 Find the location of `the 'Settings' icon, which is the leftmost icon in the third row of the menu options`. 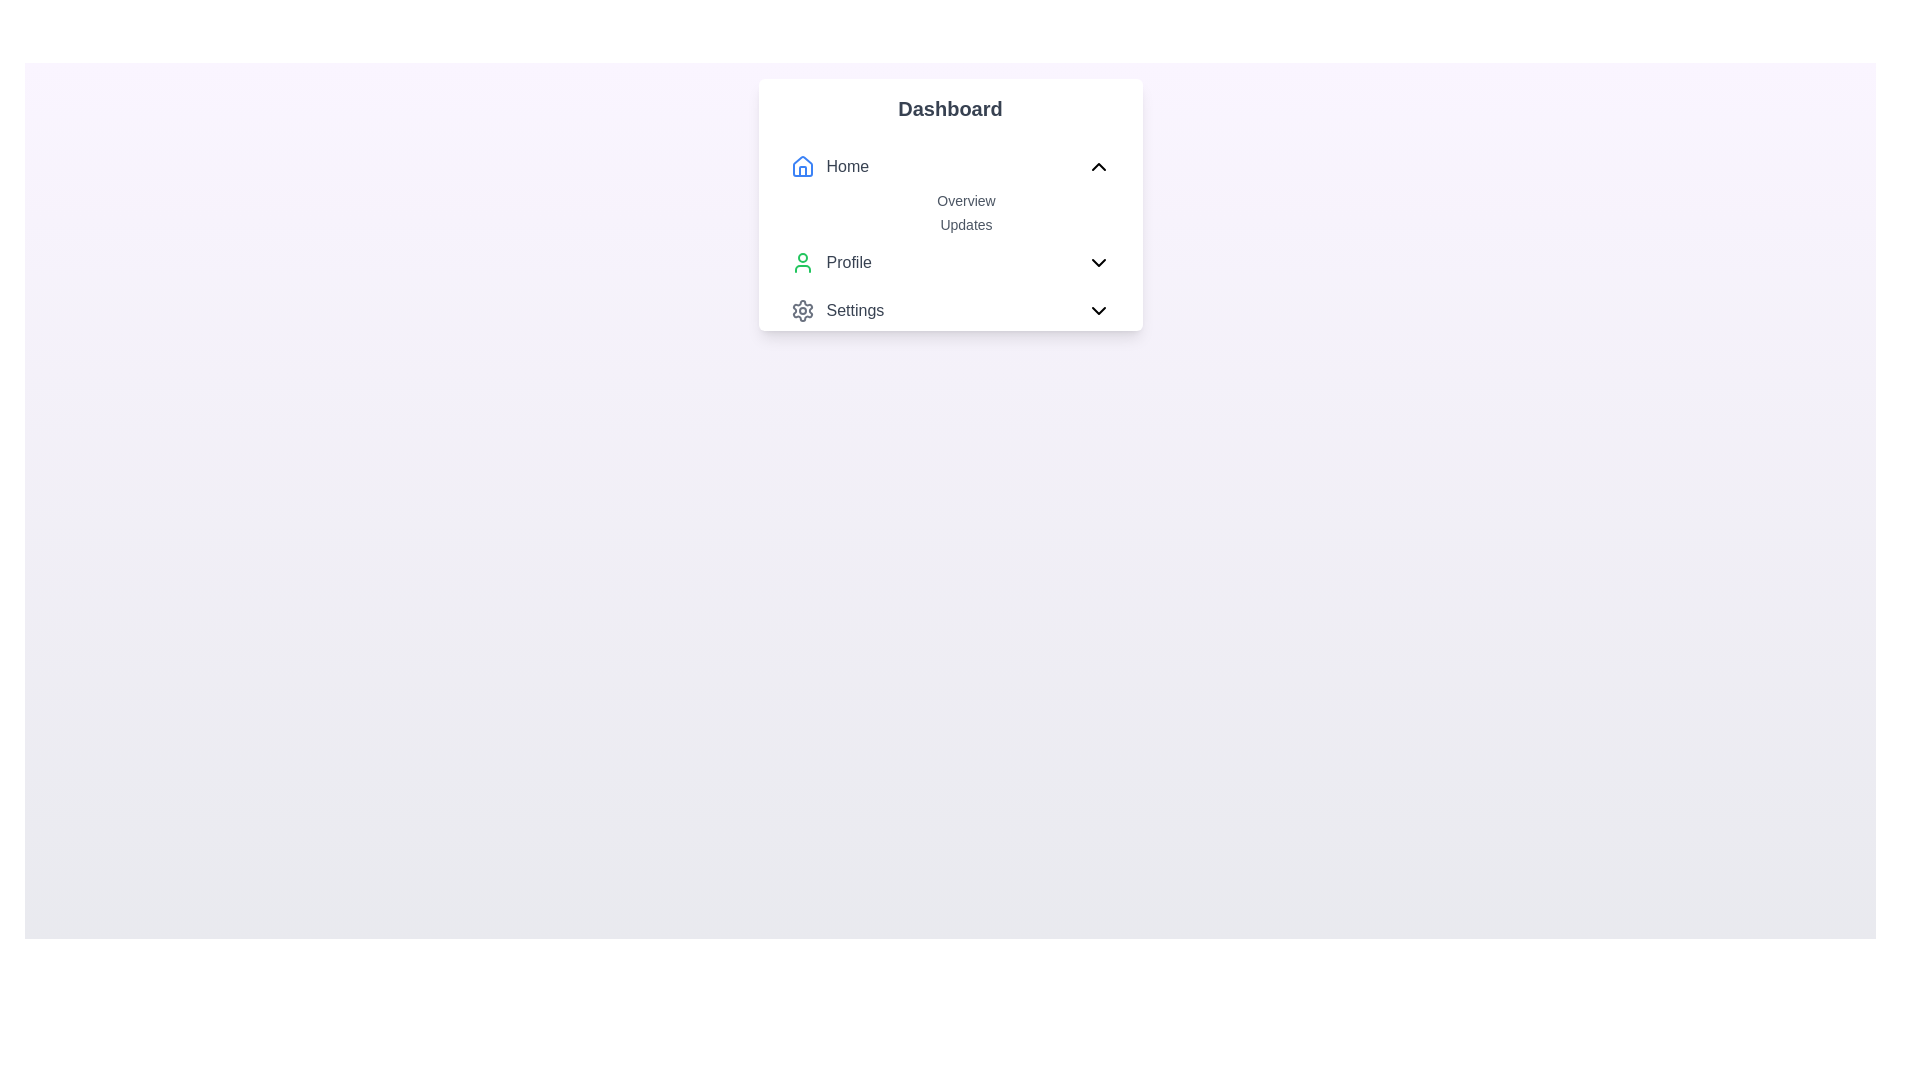

the 'Settings' icon, which is the leftmost icon in the third row of the menu options is located at coordinates (802, 311).